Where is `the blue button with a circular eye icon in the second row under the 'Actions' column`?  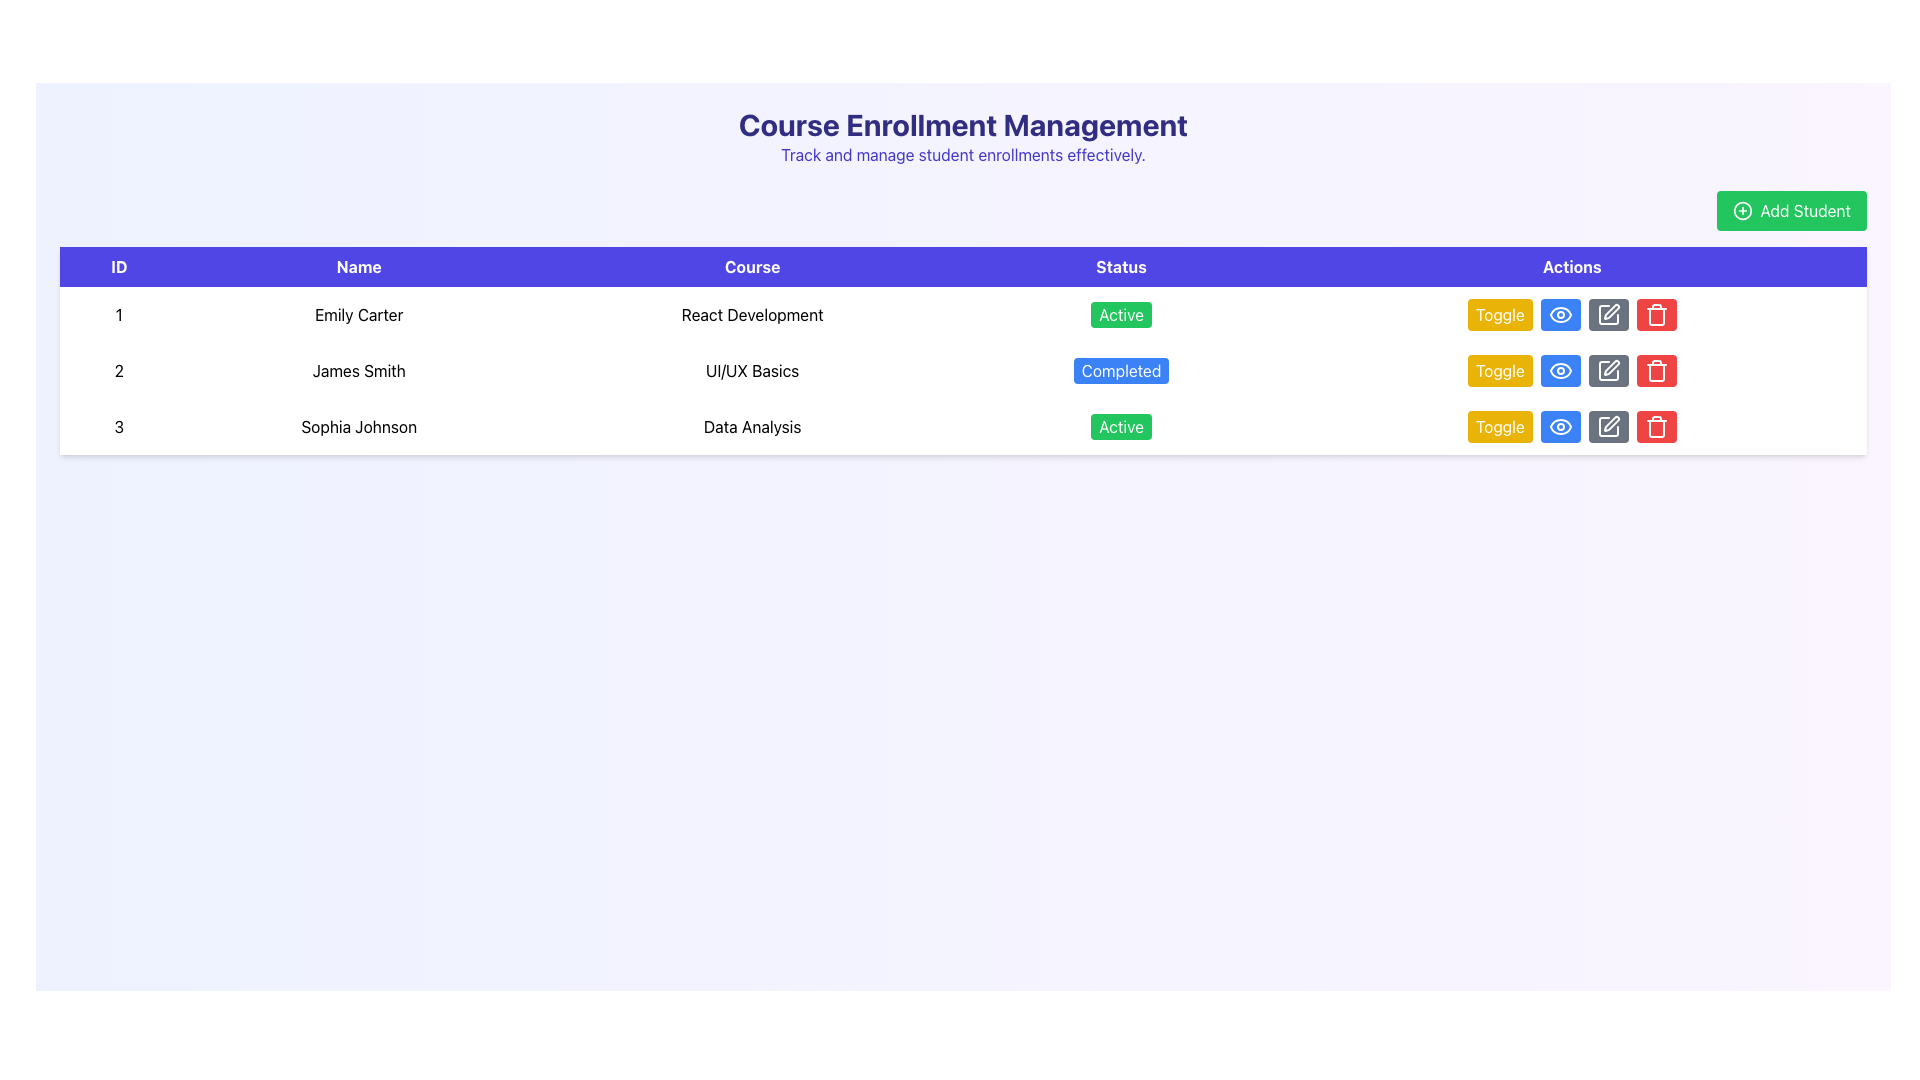
the blue button with a circular eye icon in the second row under the 'Actions' column is located at coordinates (1570, 370).